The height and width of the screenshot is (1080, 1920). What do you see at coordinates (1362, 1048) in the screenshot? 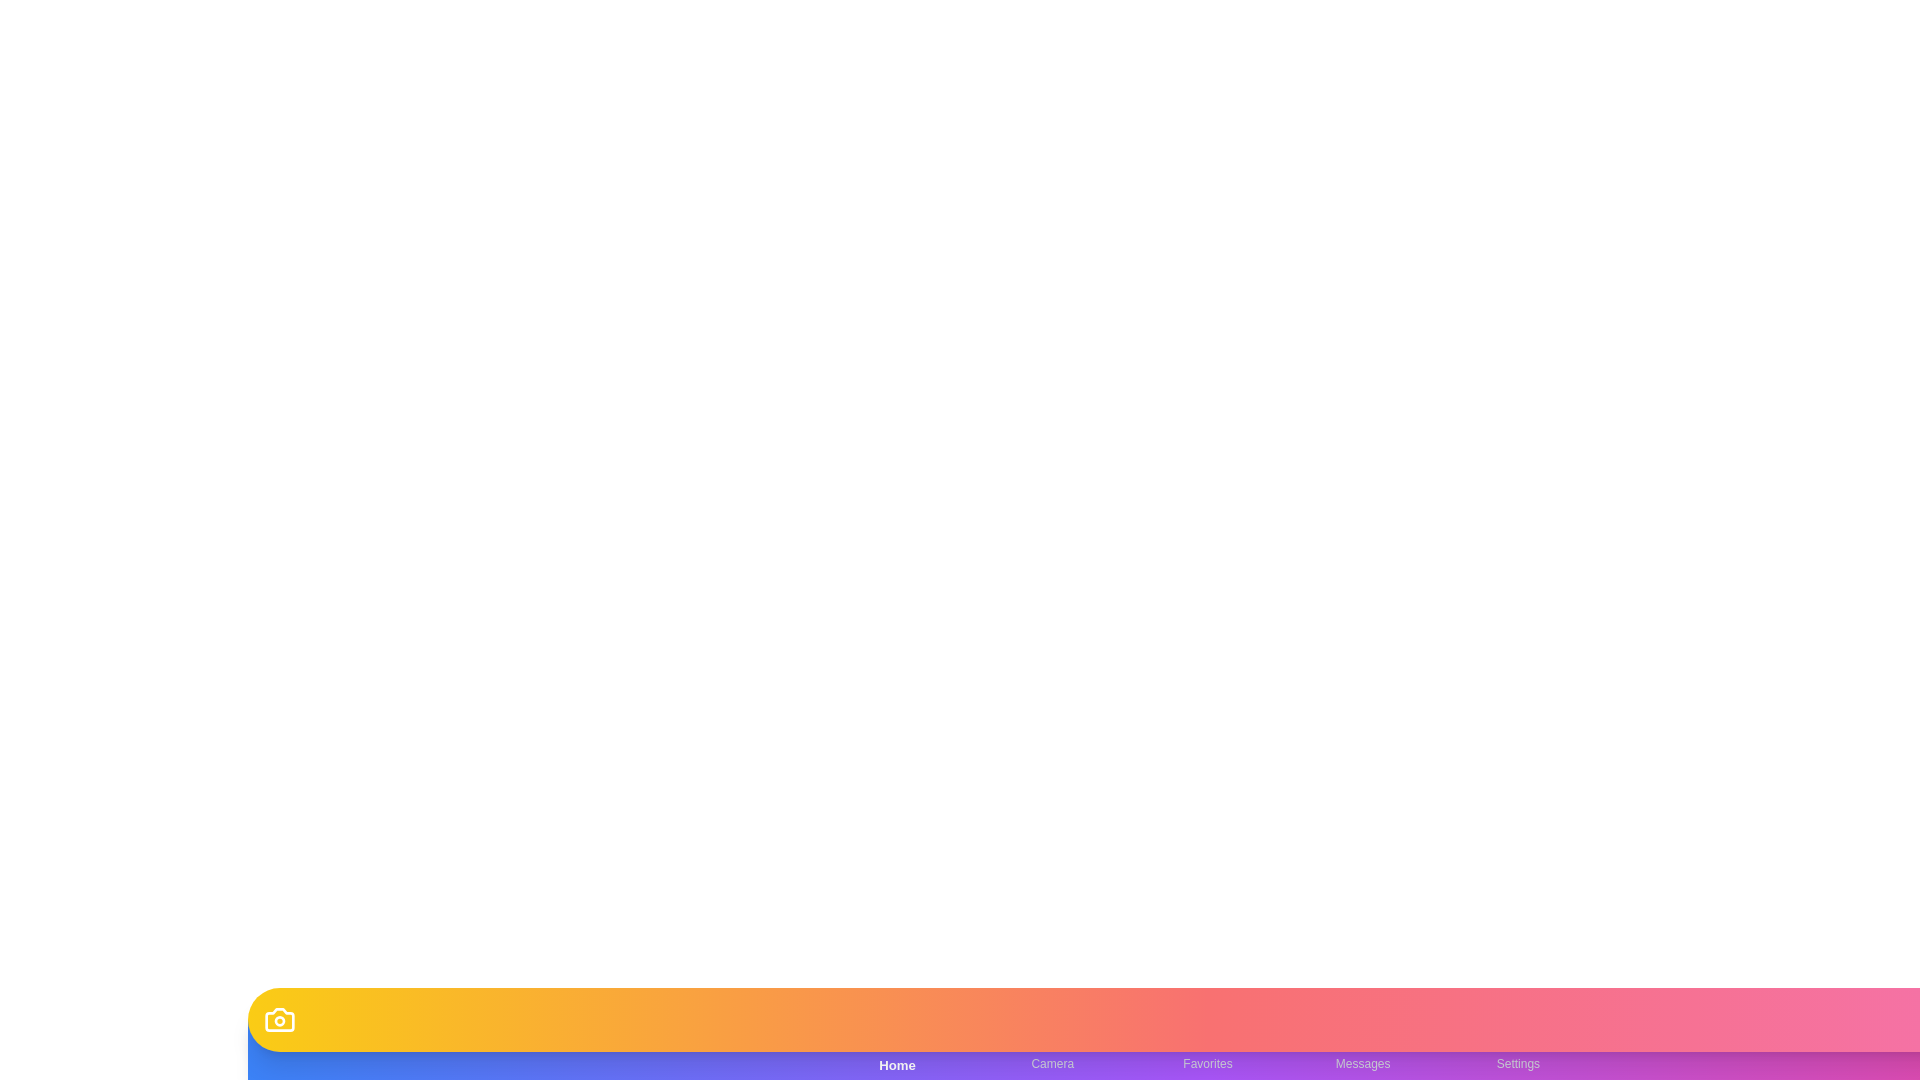
I see `the Messages tab in the bottom navigation bar` at bounding box center [1362, 1048].